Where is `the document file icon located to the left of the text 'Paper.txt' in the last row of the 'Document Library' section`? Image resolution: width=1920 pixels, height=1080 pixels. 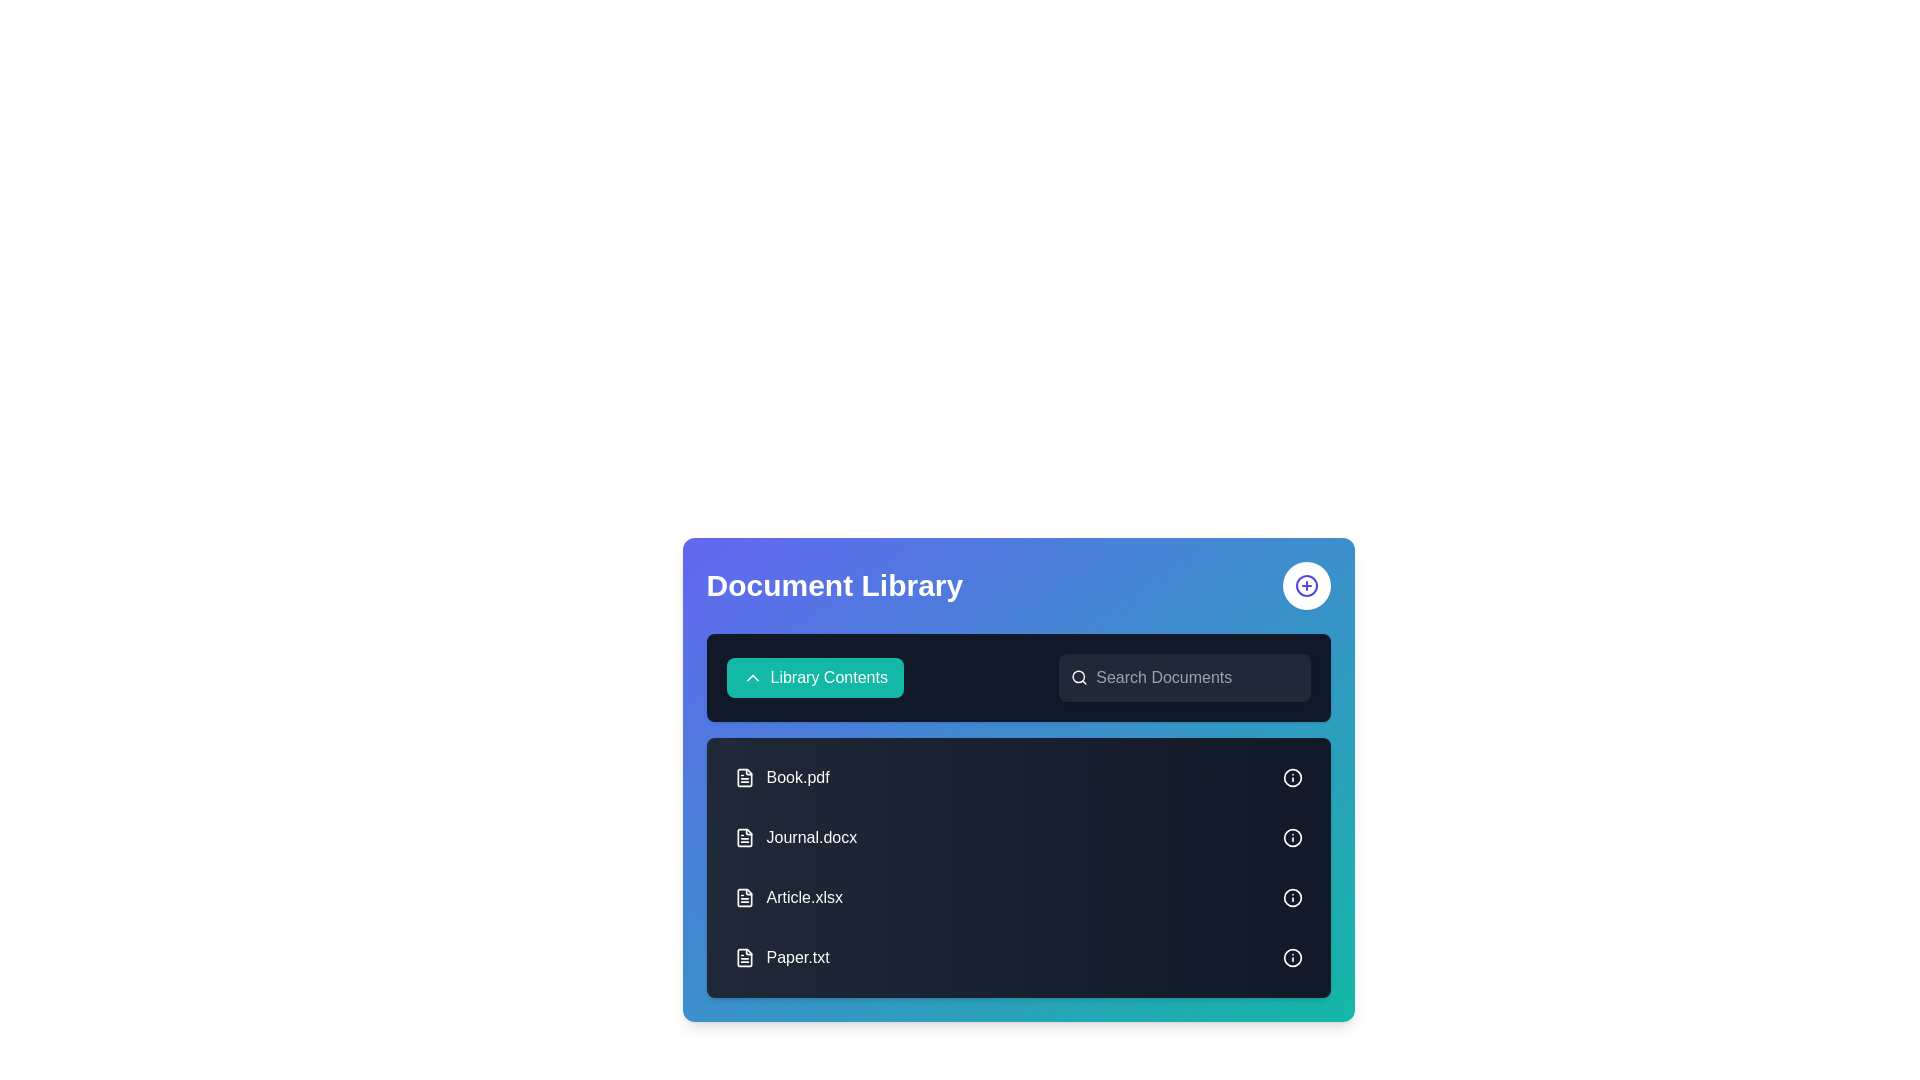 the document file icon located to the left of the text 'Paper.txt' in the last row of the 'Document Library' section is located at coordinates (743, 956).